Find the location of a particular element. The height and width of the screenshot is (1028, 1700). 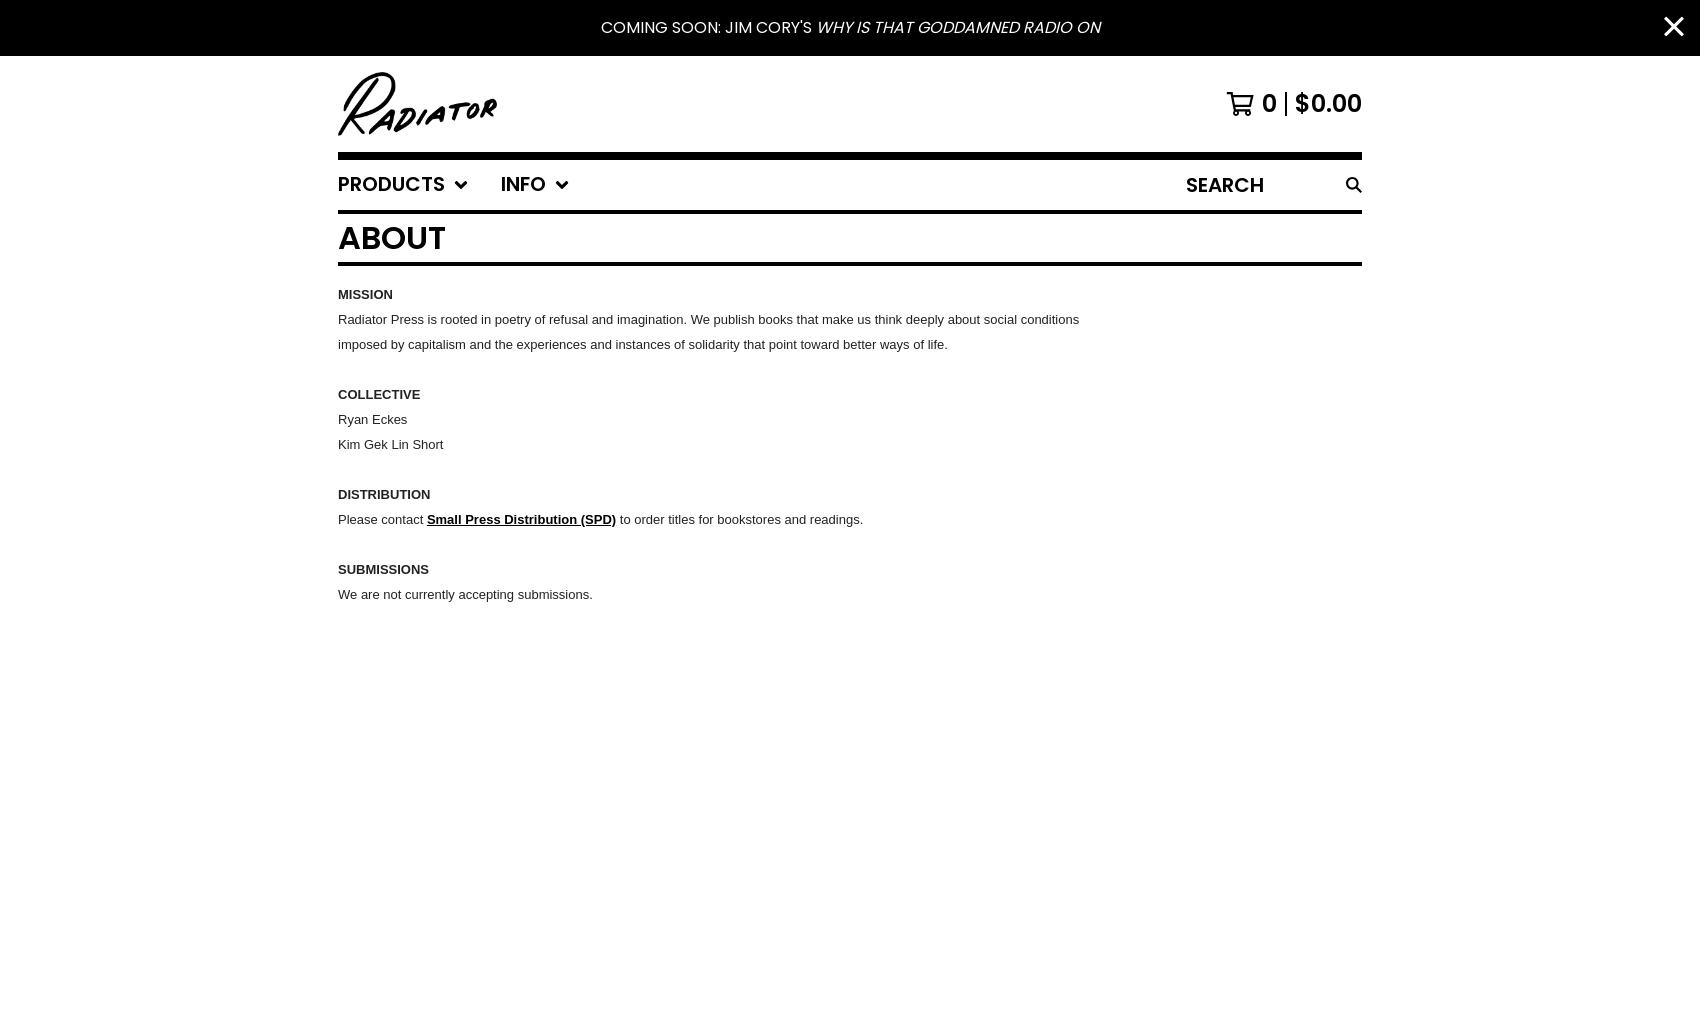

'Radiator Press' is located at coordinates (379, 319).